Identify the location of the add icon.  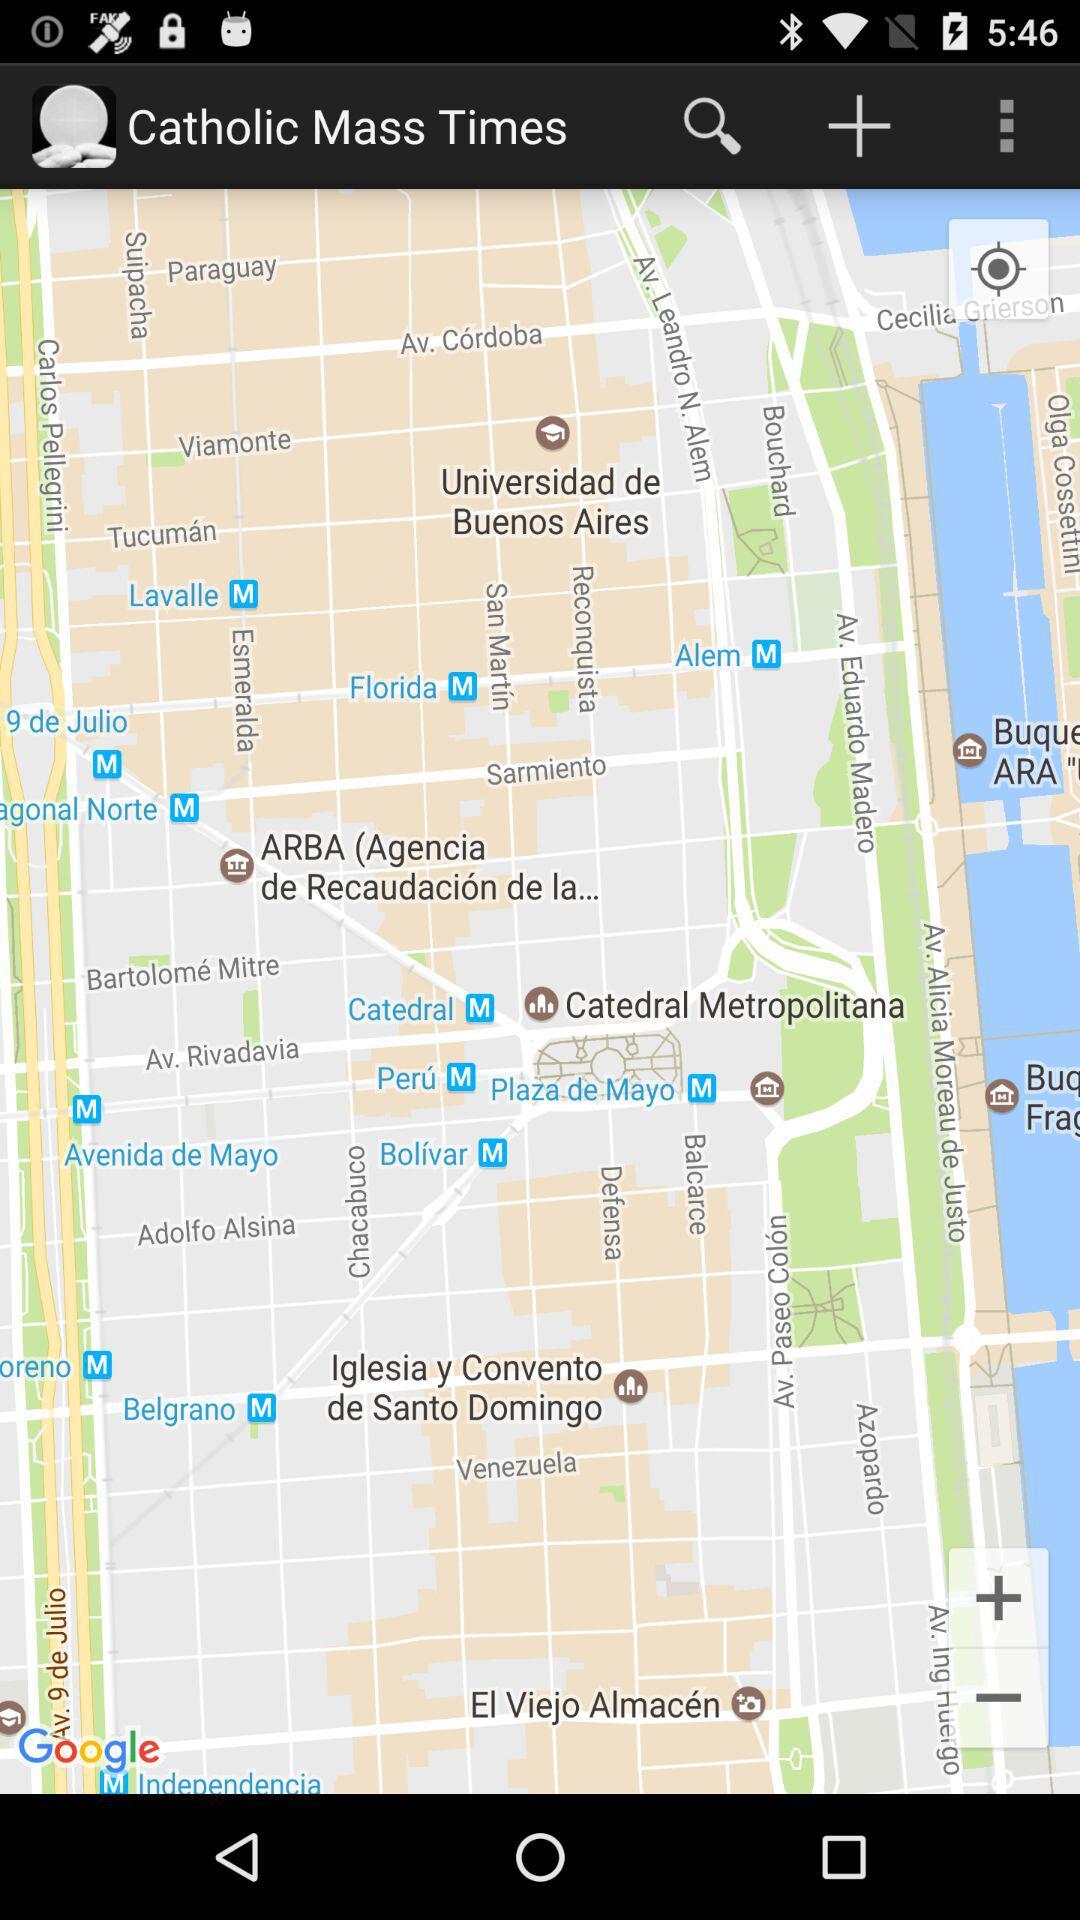
(998, 1707).